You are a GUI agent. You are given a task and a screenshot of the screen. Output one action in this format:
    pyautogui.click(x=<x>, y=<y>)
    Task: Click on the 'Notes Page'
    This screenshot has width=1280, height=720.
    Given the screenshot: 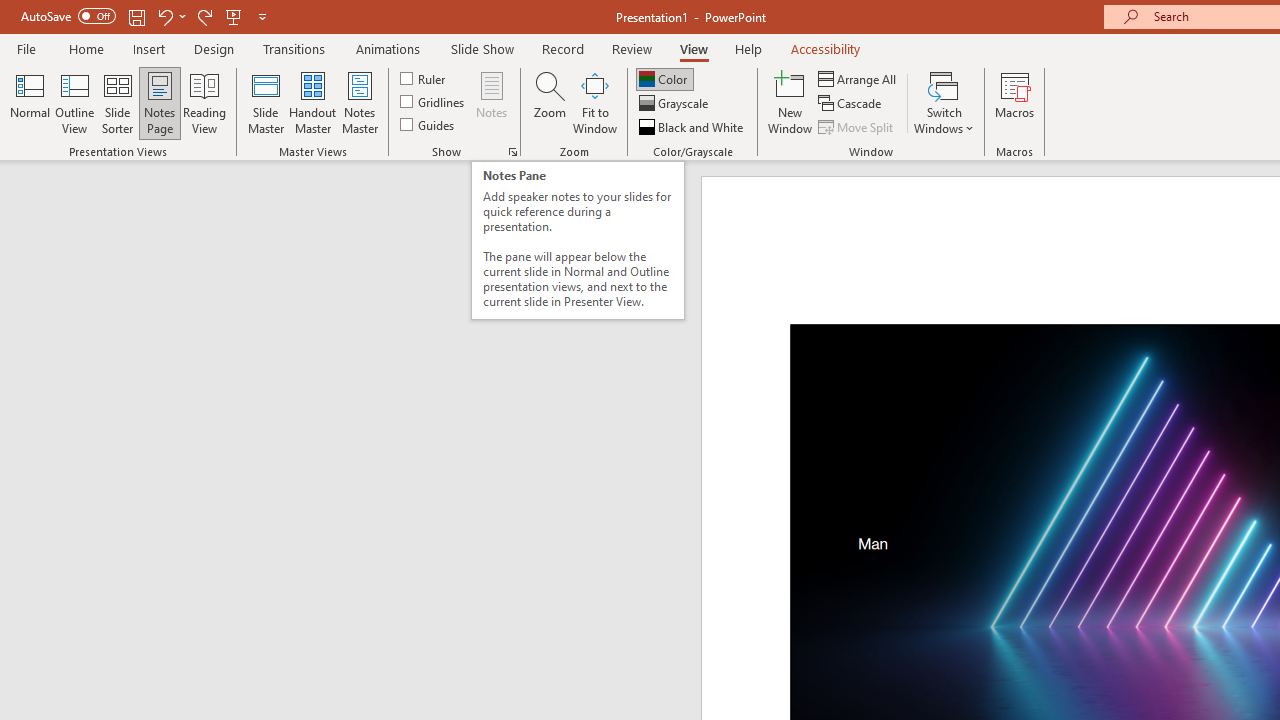 What is the action you would take?
    pyautogui.click(x=160, y=103)
    